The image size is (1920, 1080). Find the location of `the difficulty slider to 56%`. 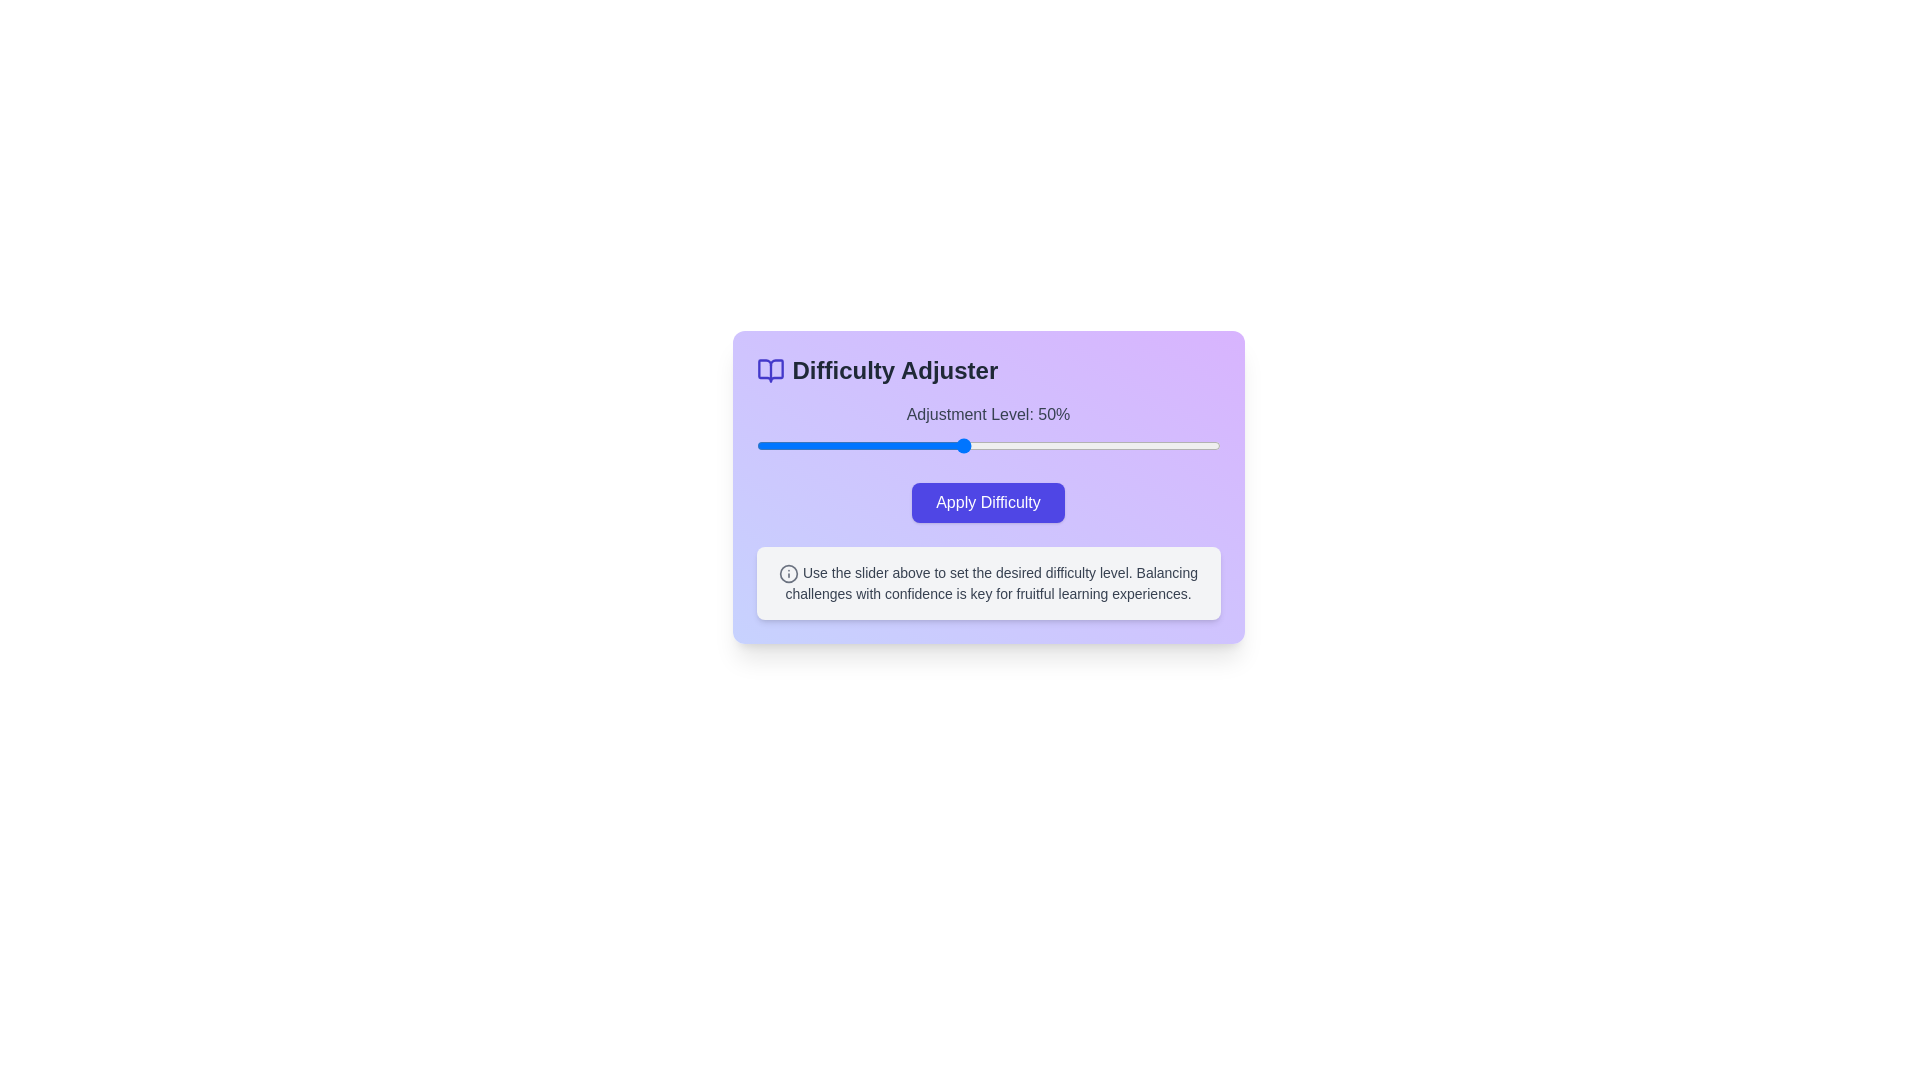

the difficulty slider to 56% is located at coordinates (993, 445).